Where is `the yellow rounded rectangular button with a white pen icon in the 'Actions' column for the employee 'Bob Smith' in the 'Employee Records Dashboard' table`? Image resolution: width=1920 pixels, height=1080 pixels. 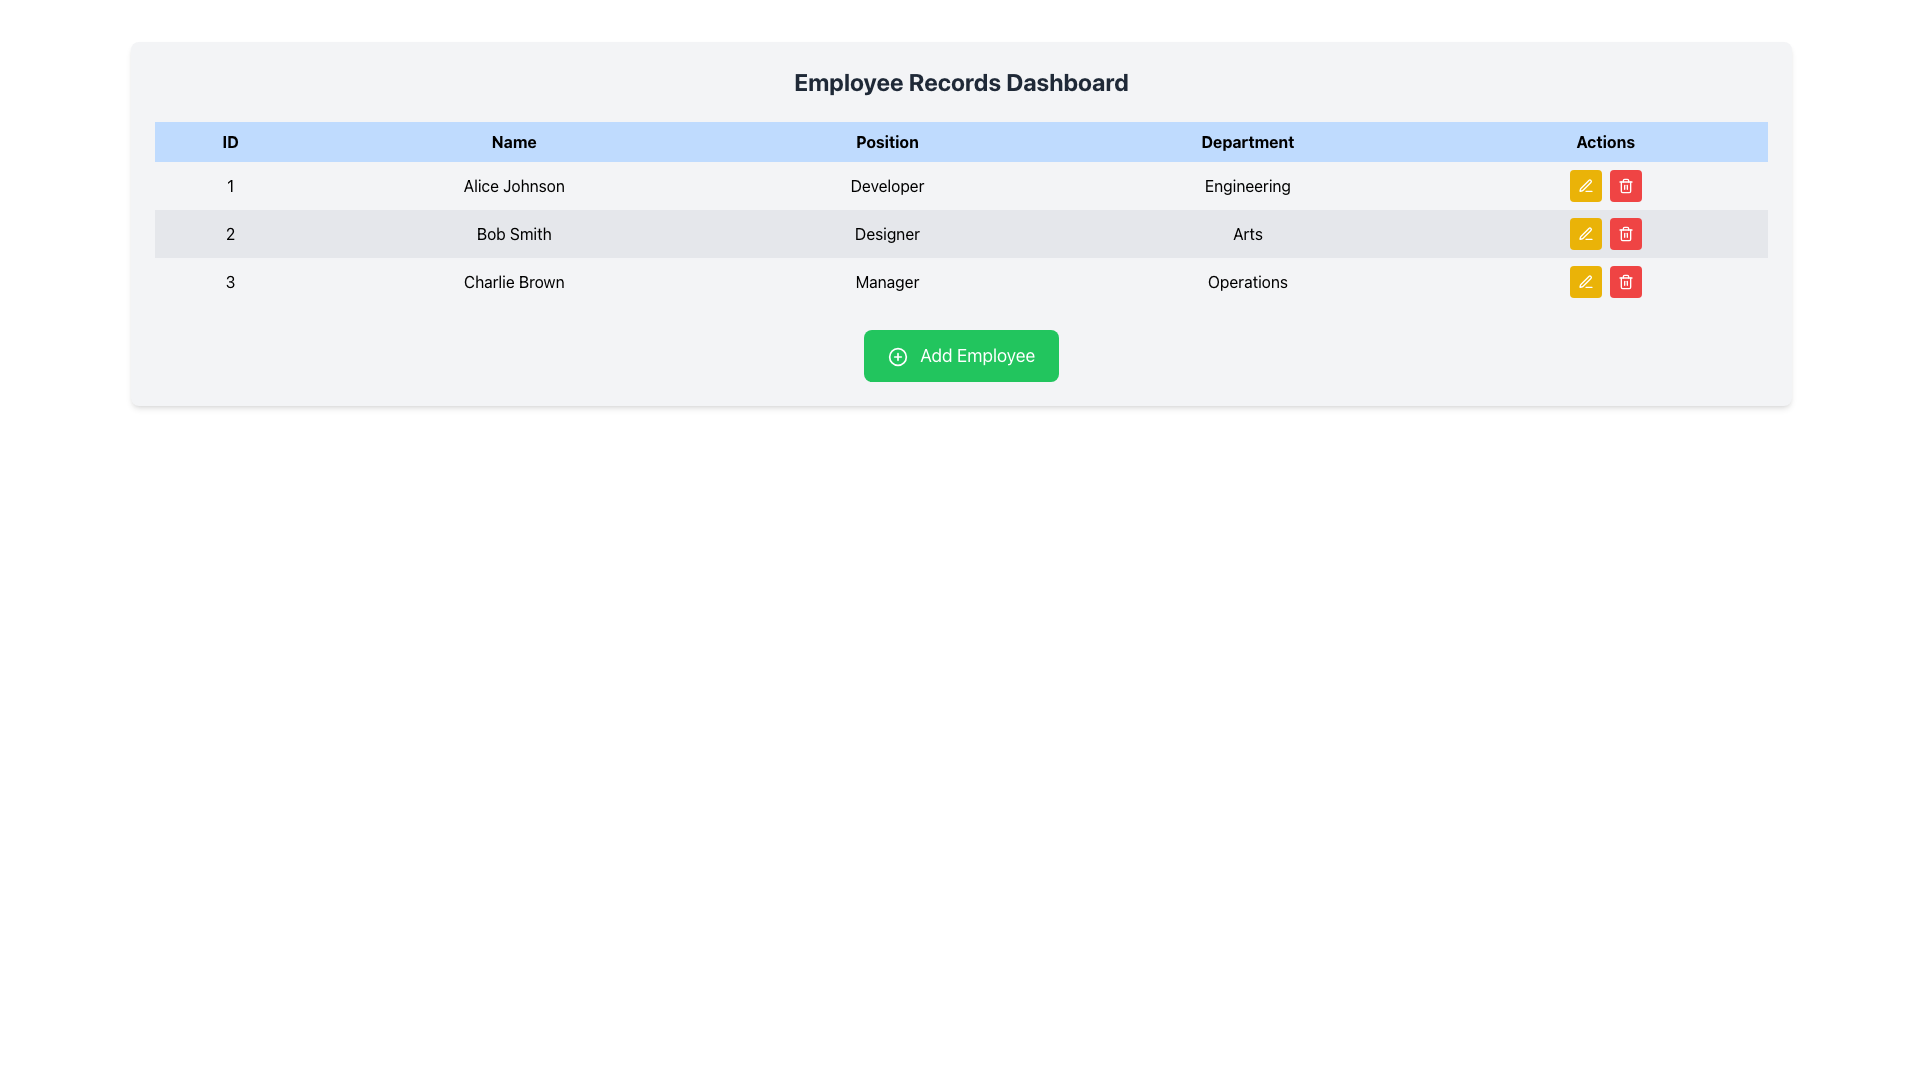 the yellow rounded rectangular button with a white pen icon in the 'Actions' column for the employee 'Bob Smith' in the 'Employee Records Dashboard' table is located at coordinates (1584, 233).